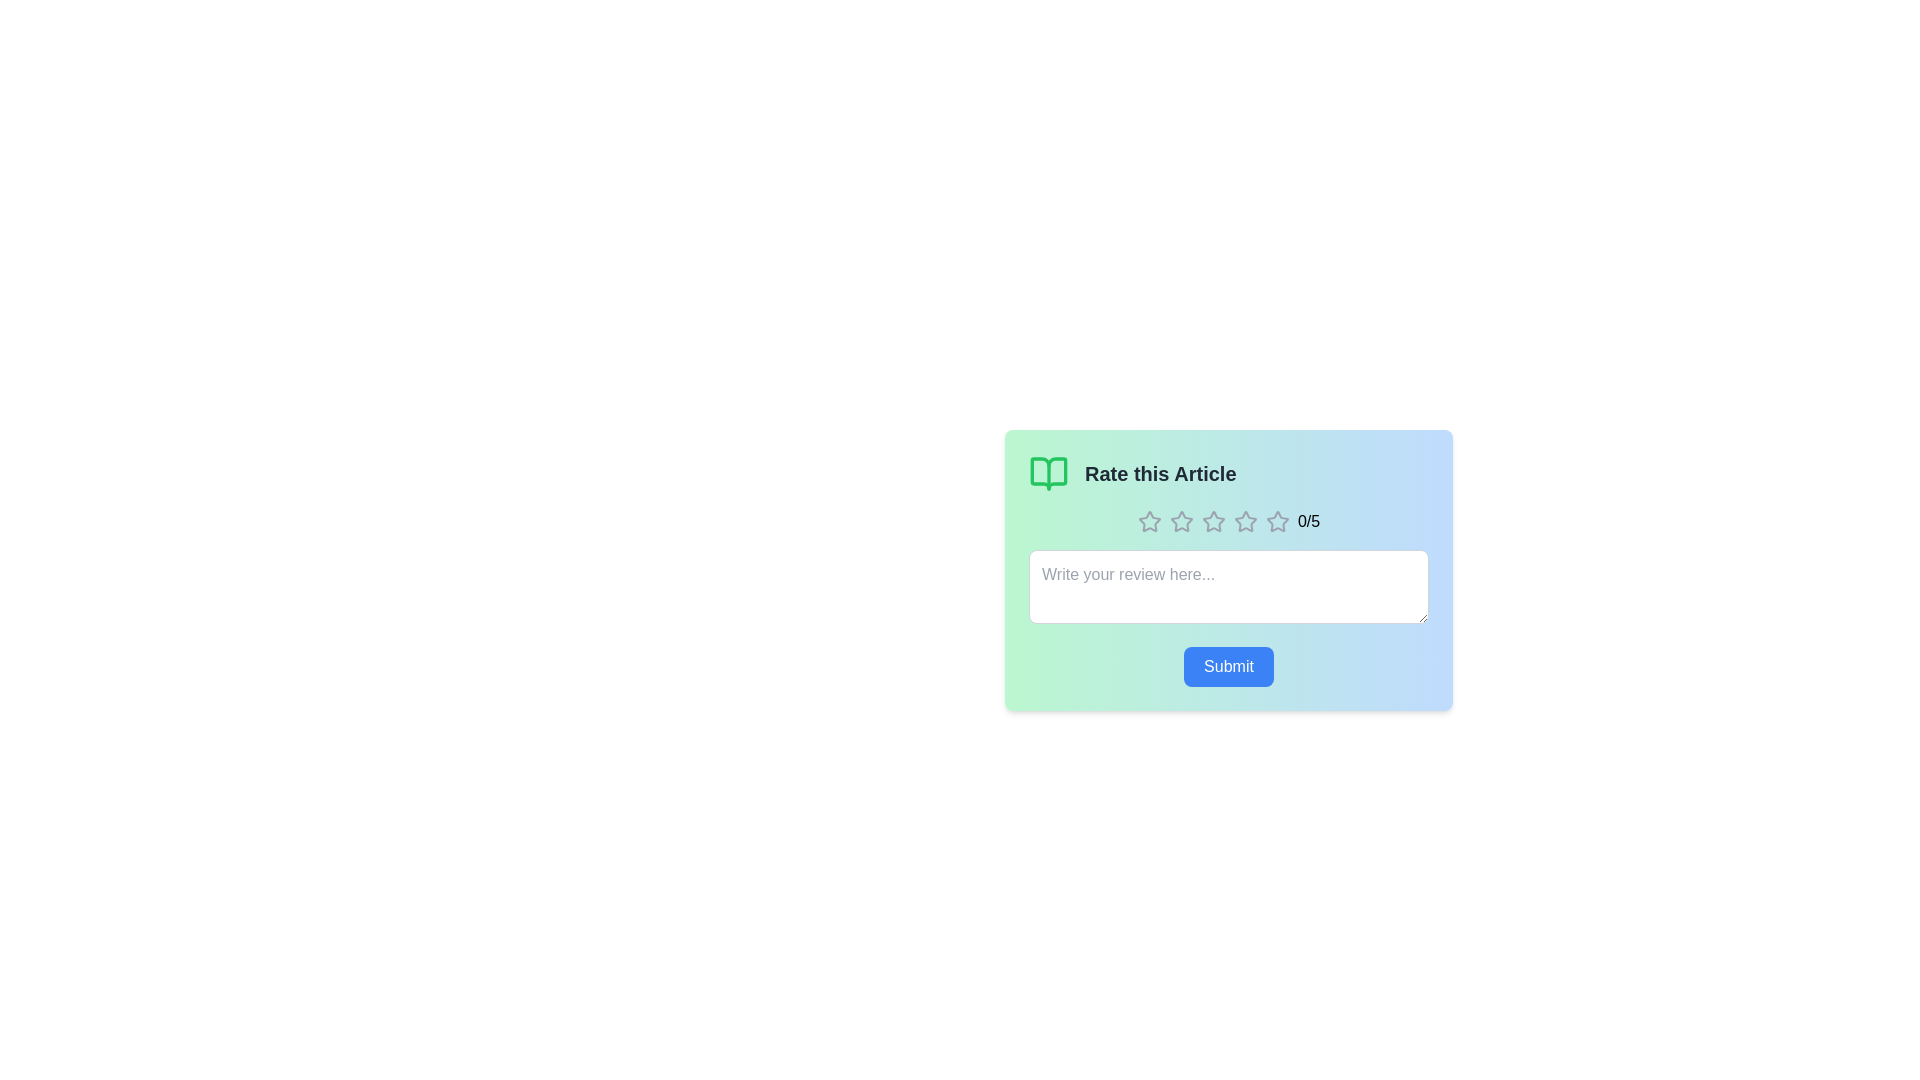 This screenshot has width=1920, height=1080. I want to click on the decorative book icon to view it, so click(1048, 474).